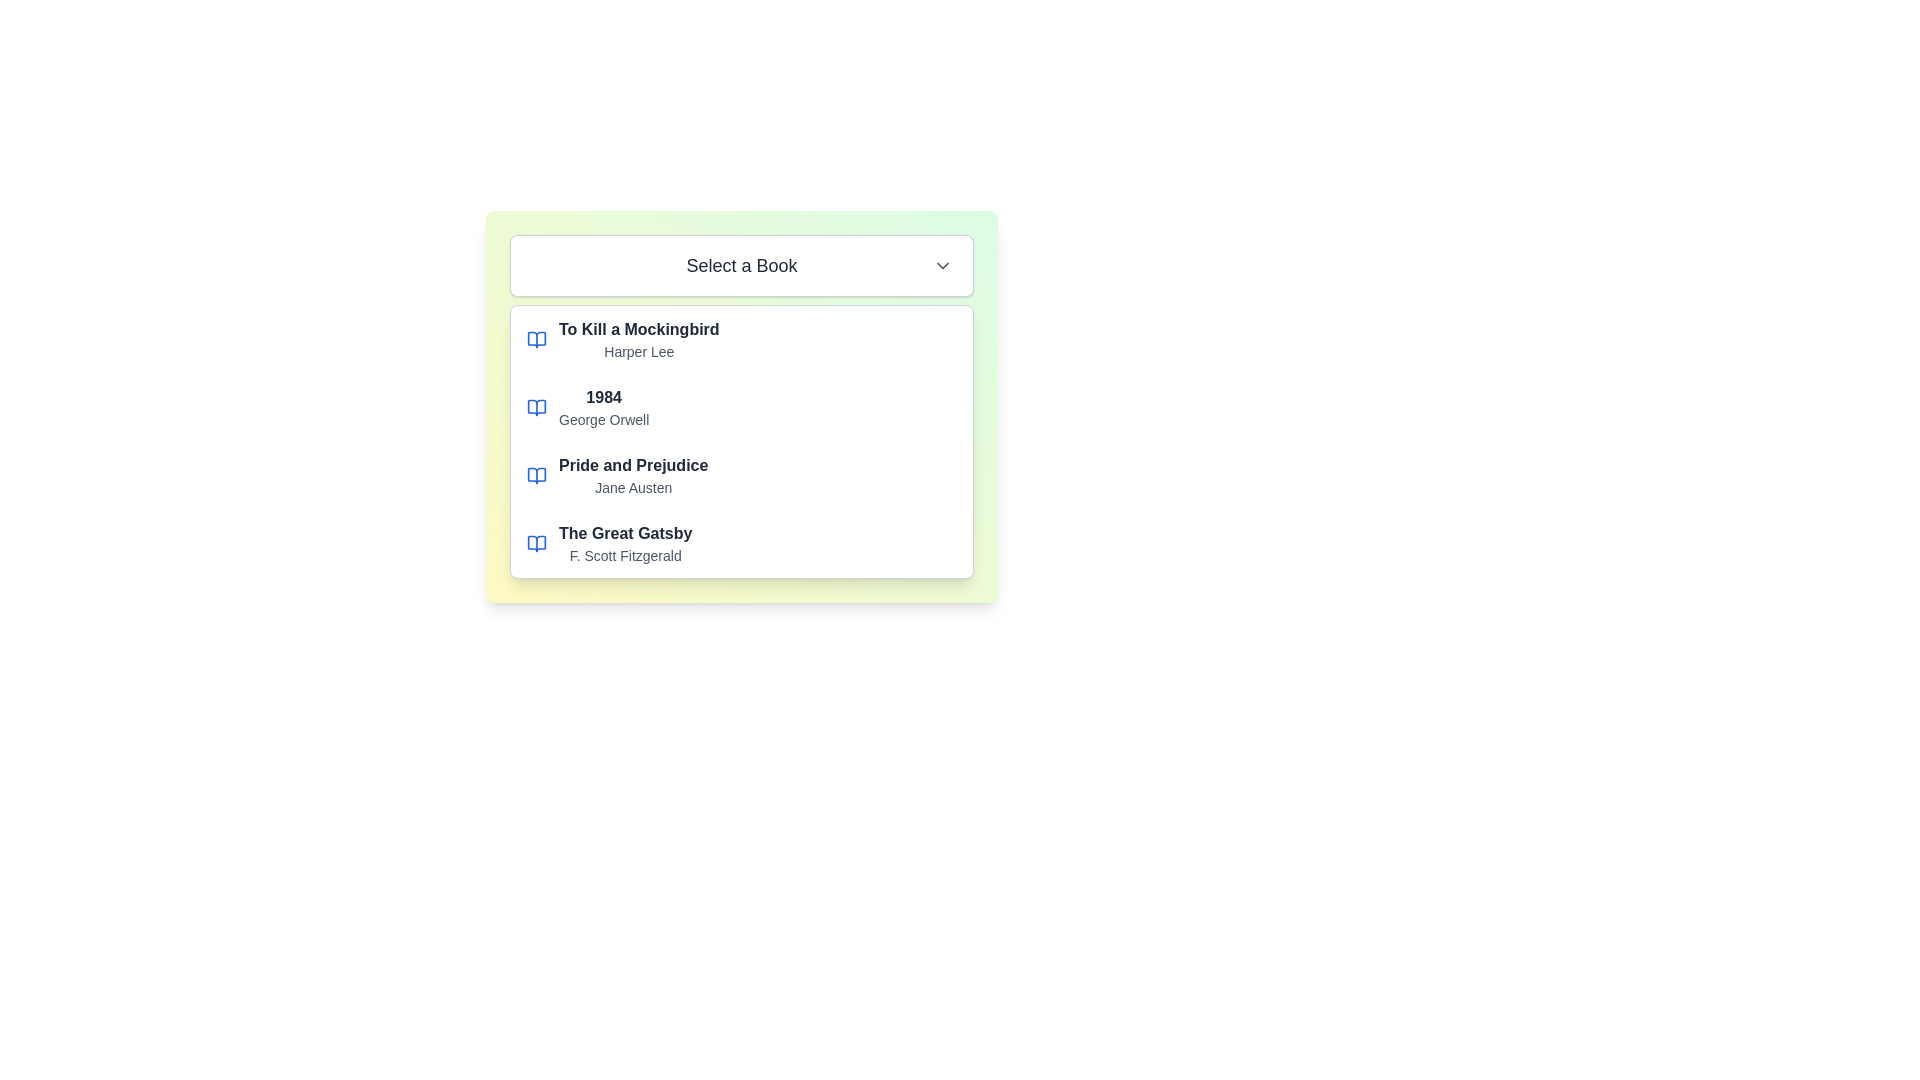 Image resolution: width=1920 pixels, height=1080 pixels. Describe the element at coordinates (638, 338) in the screenshot. I see `the Text Display element showing the book title 'To Kill a Mockingbird'` at that location.